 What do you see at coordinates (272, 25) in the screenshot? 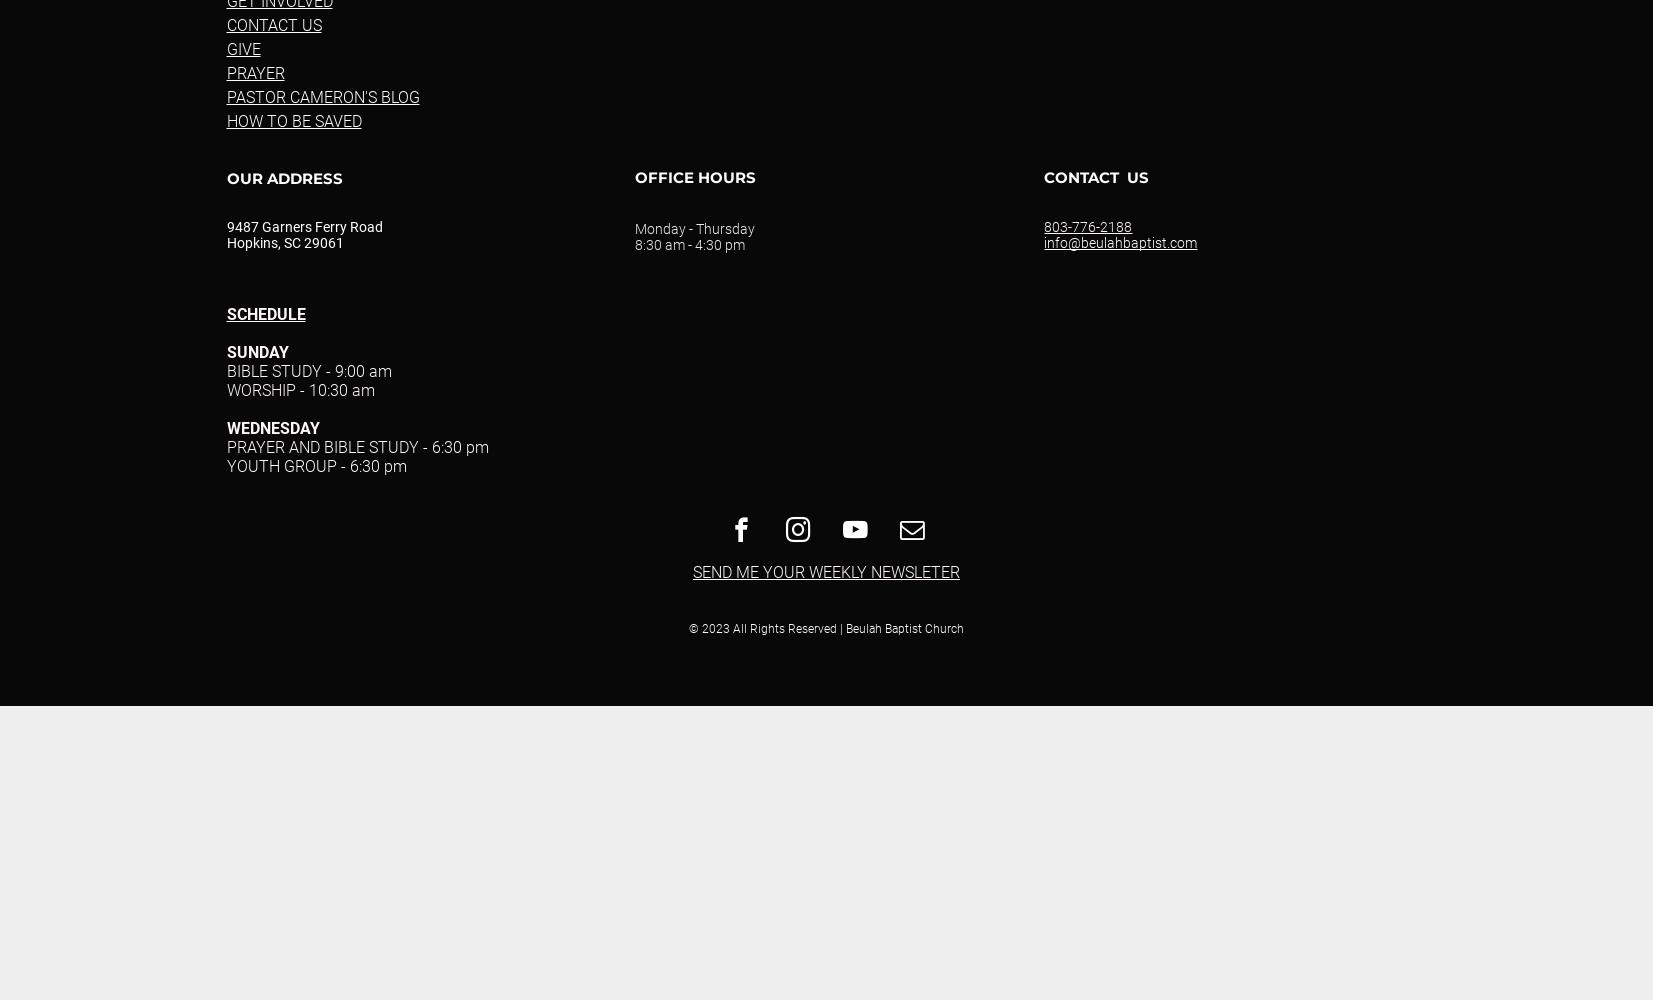
I see `'CONTACT US'` at bounding box center [272, 25].